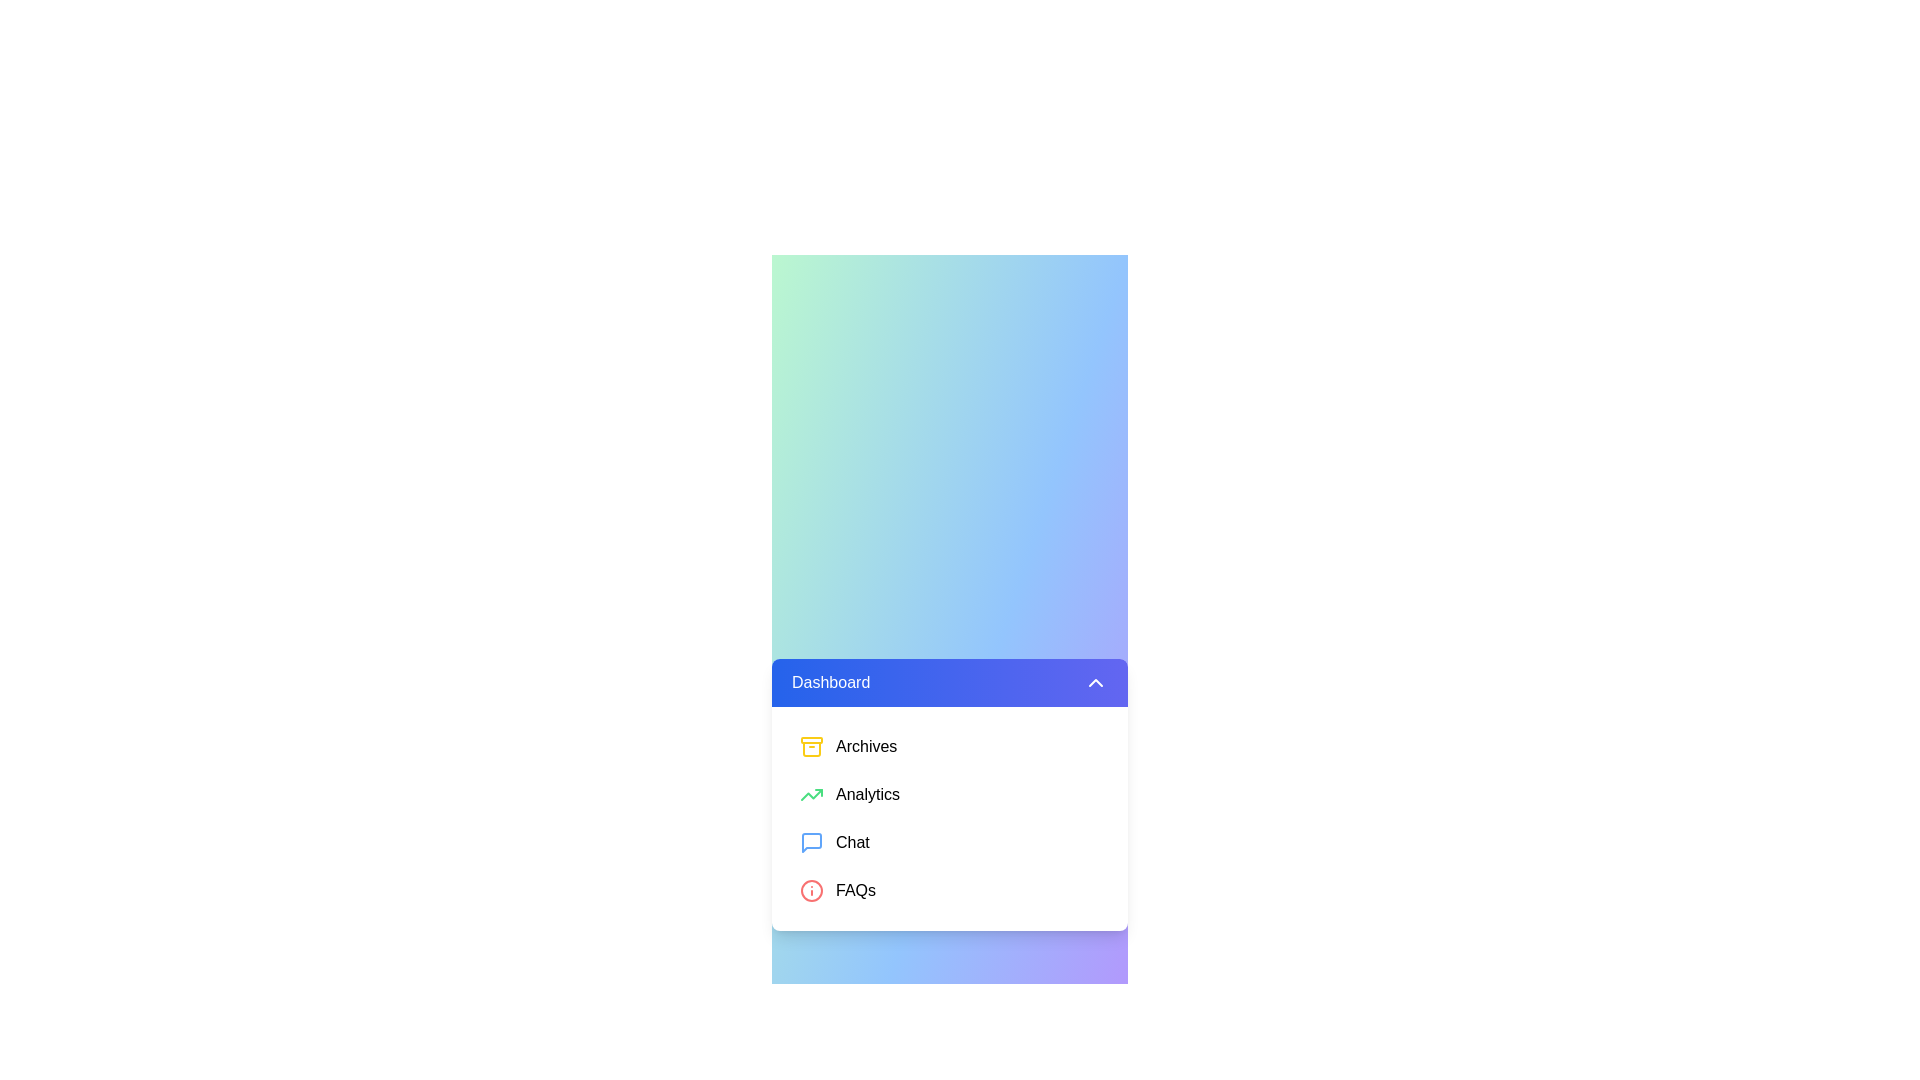  Describe the element at coordinates (949, 890) in the screenshot. I see `the menu item FAQs` at that location.